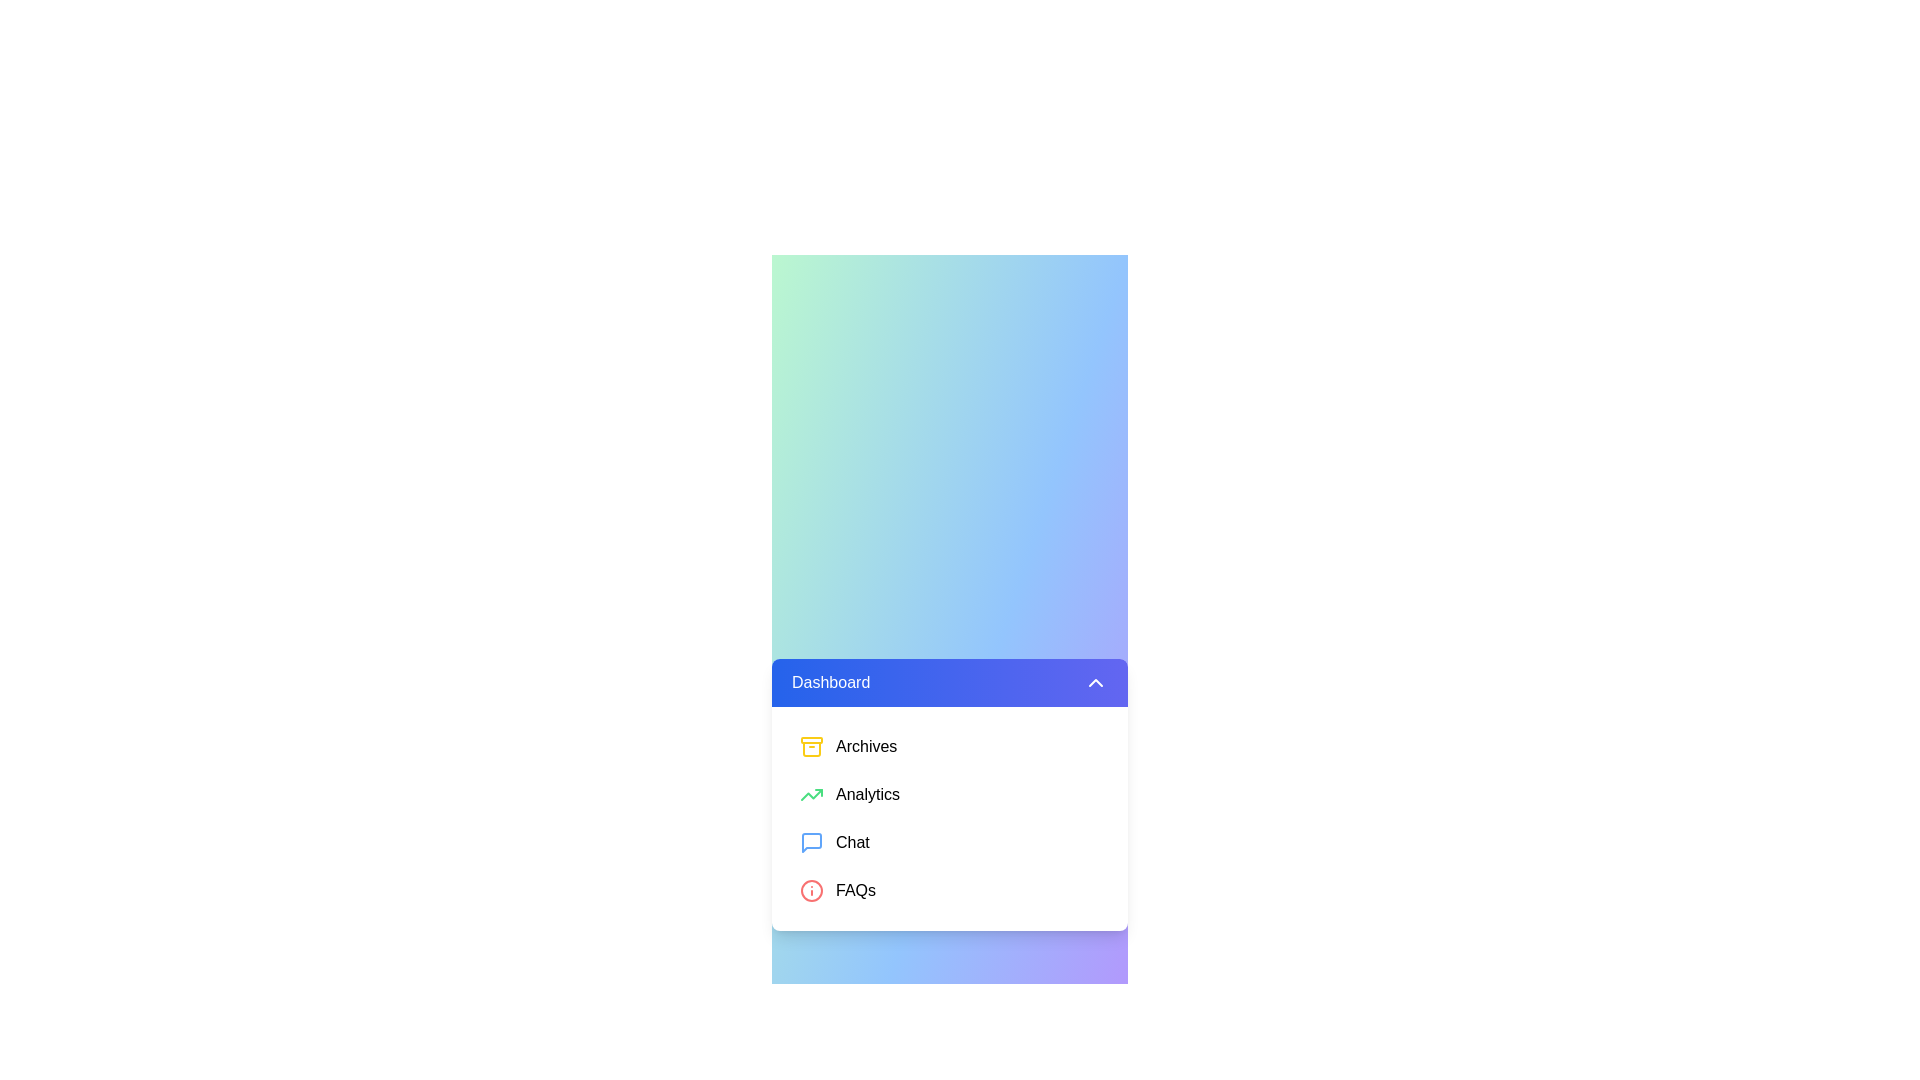  Describe the element at coordinates (949, 890) in the screenshot. I see `the menu item FAQs` at that location.